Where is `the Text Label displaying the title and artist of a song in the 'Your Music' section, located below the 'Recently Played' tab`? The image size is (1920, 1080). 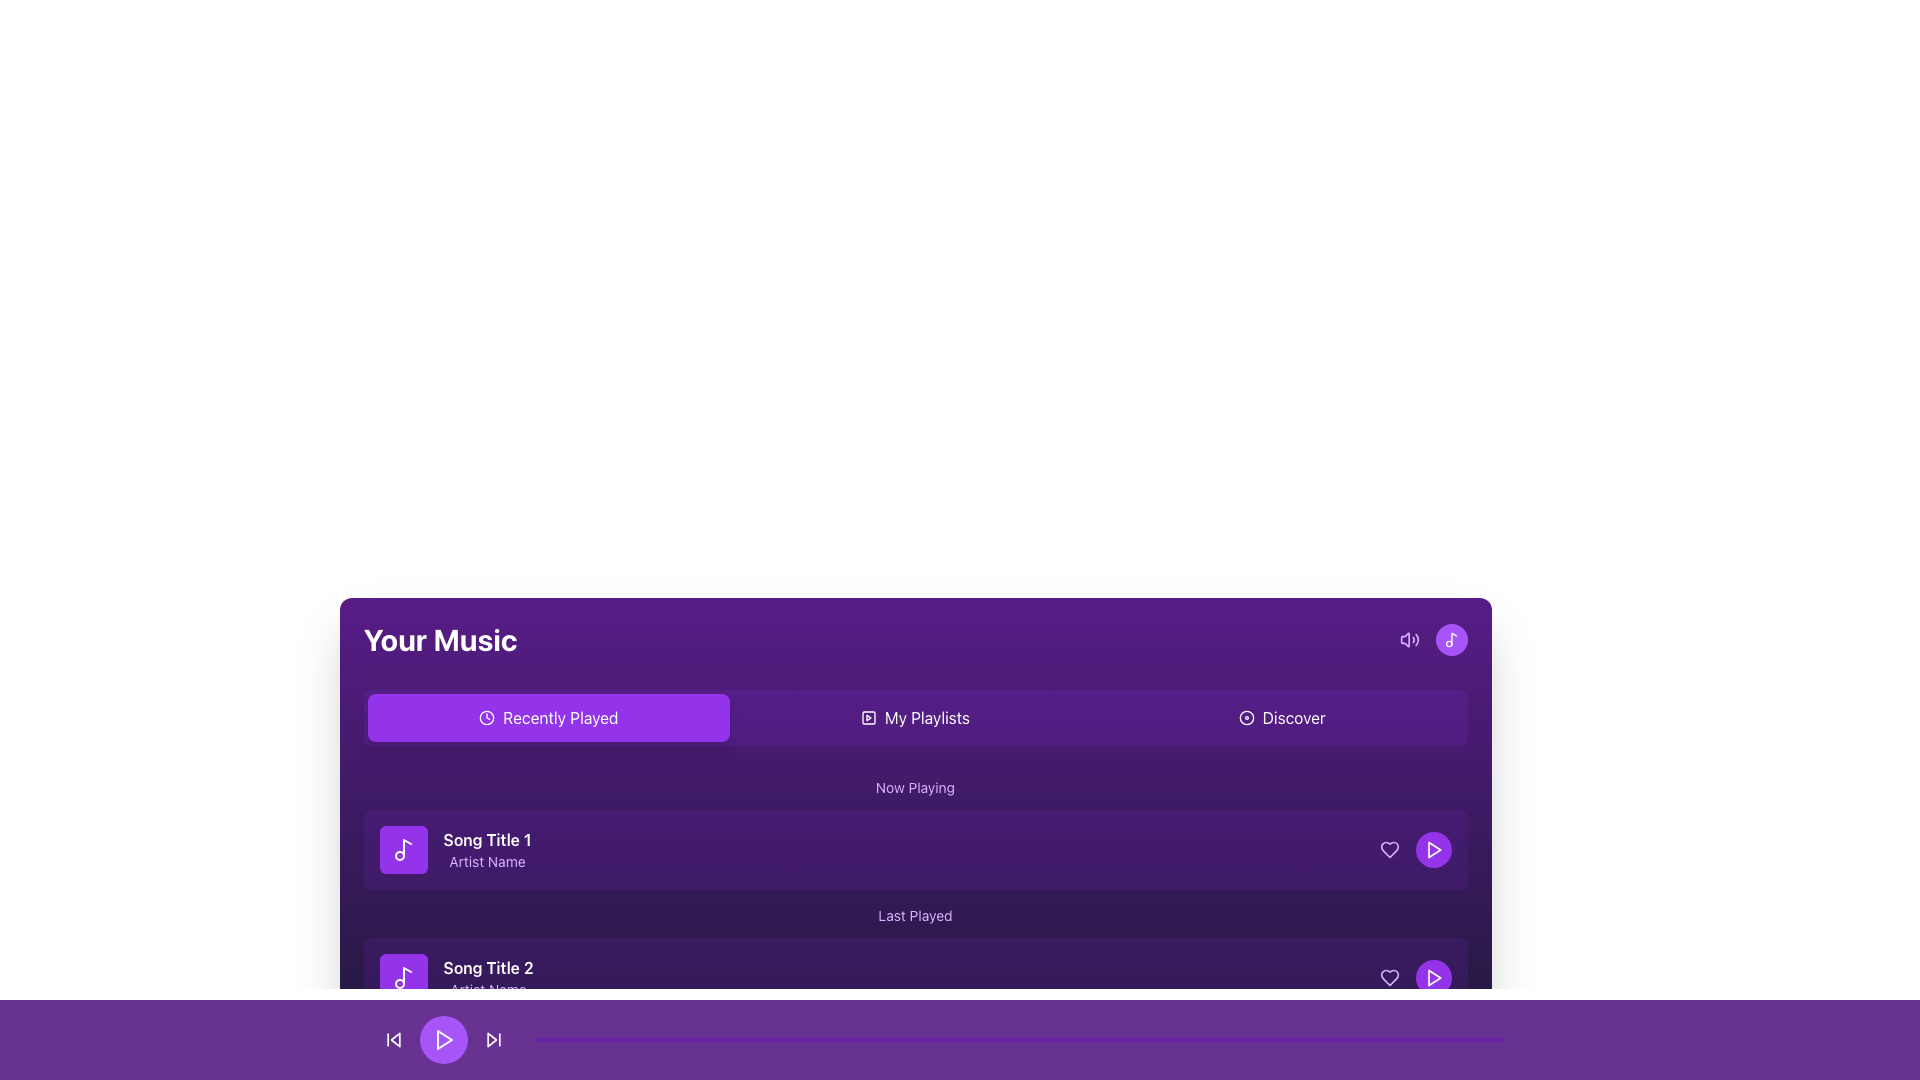 the Text Label displaying the title and artist of a song in the 'Your Music' section, located below the 'Recently Played' tab is located at coordinates (487, 849).